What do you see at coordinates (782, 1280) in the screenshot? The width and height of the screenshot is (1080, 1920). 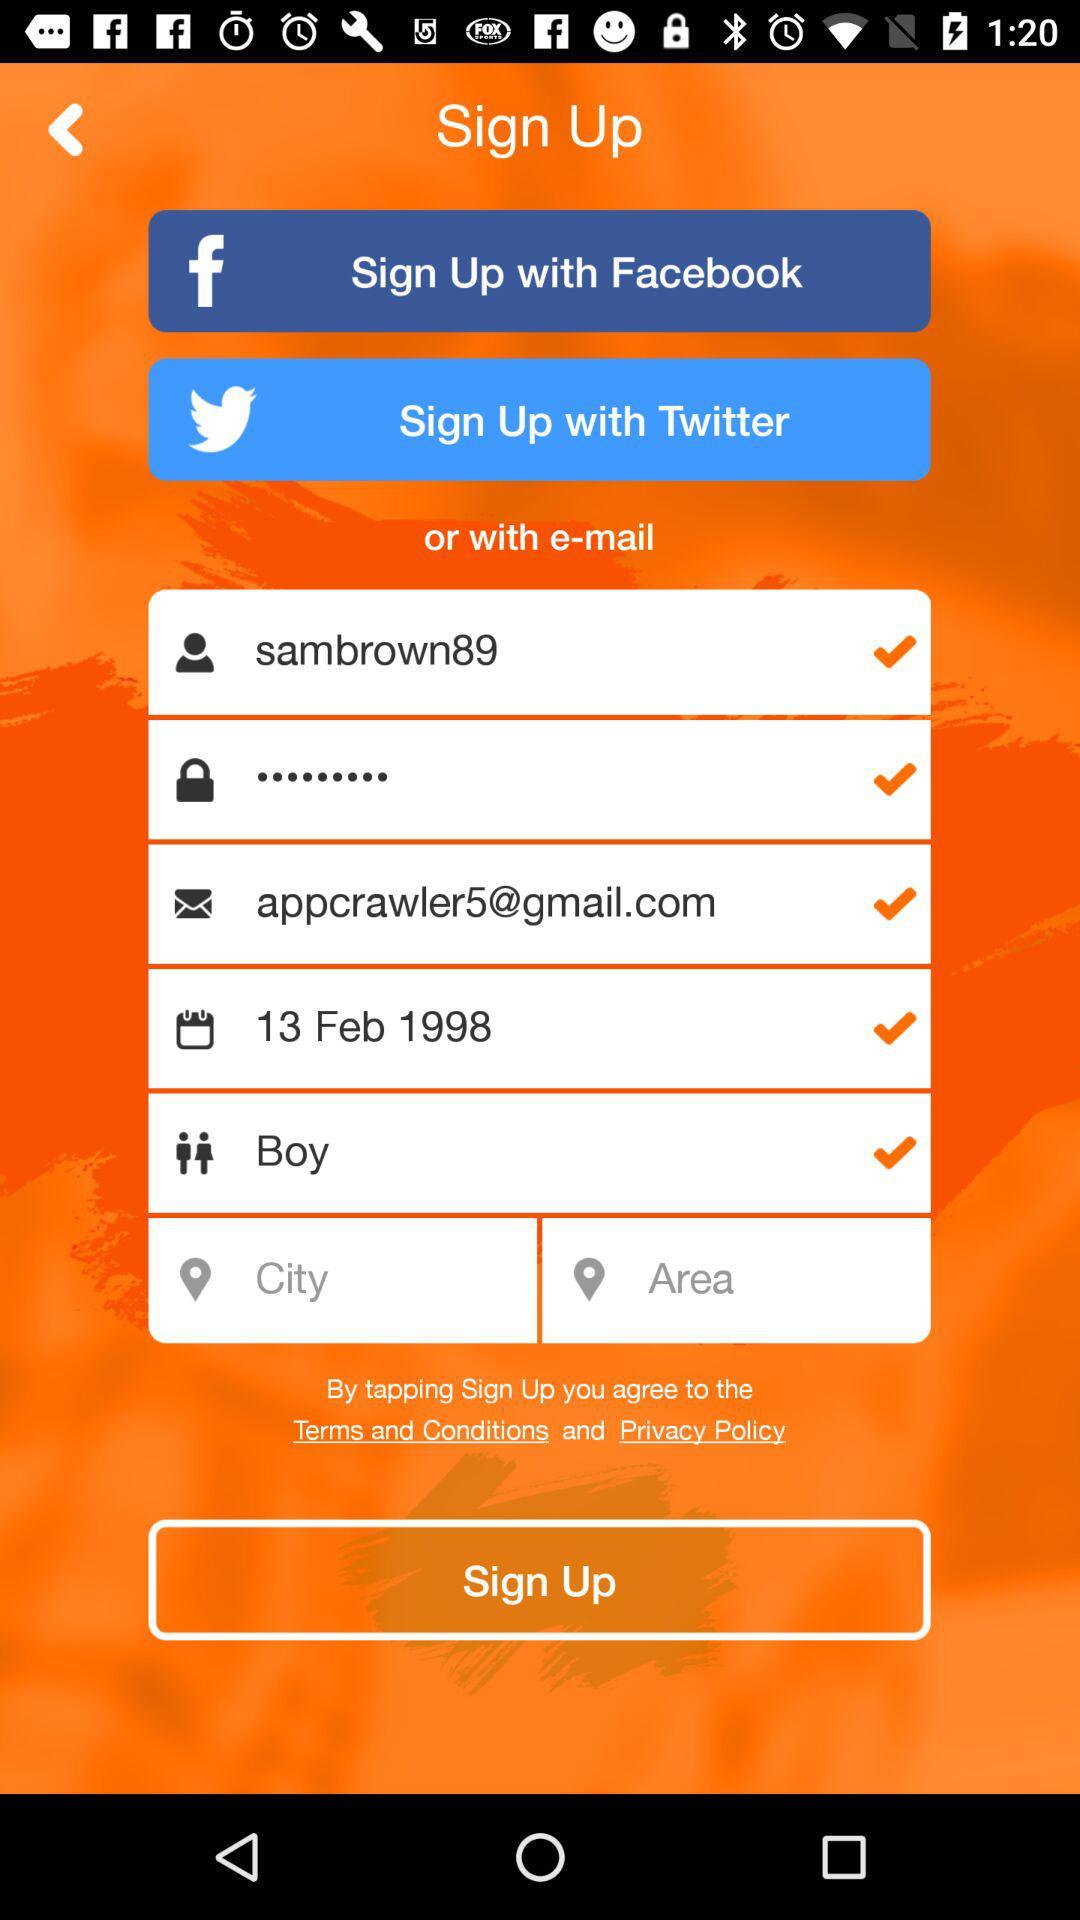 I see `item above the by tapping sign icon` at bounding box center [782, 1280].